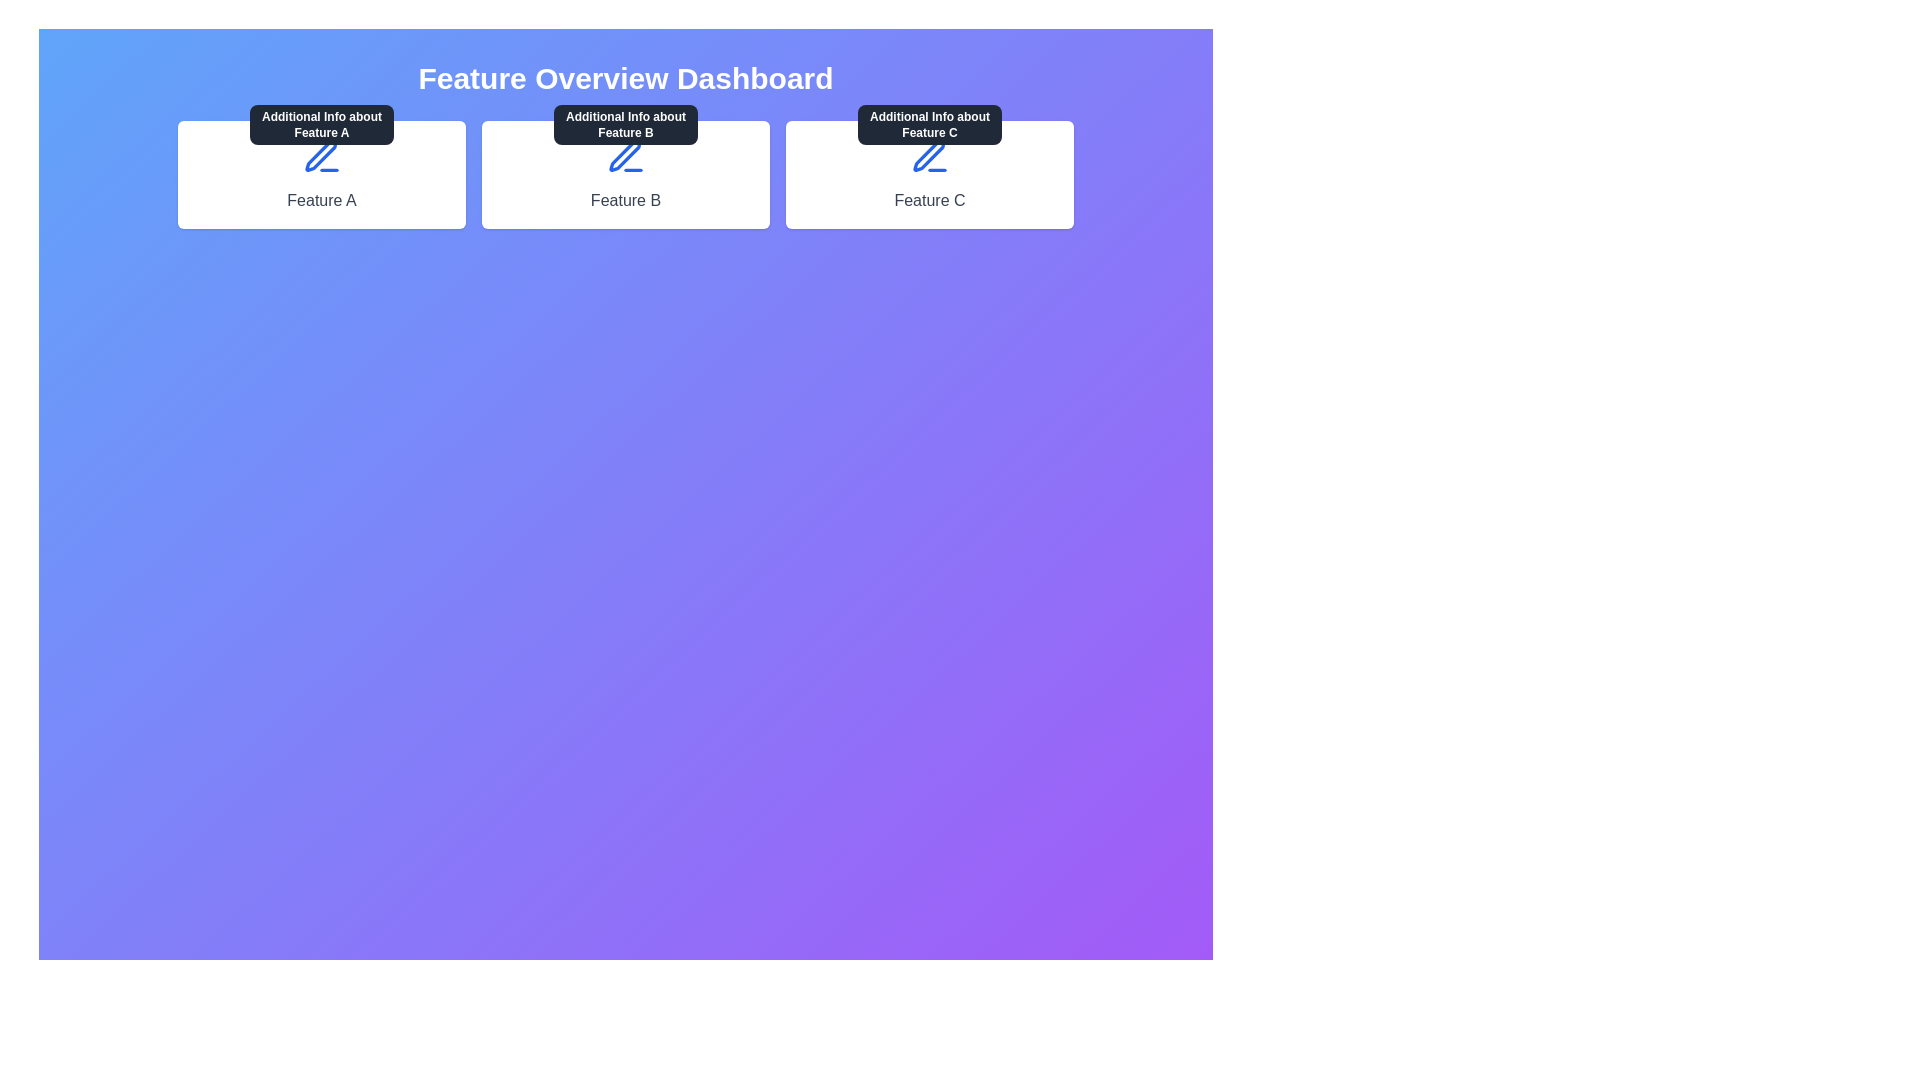  I want to click on the Informational Badge positioned at the top center of the 'Feature B' card, which provides additional contextual detail for the feature, so click(624, 124).